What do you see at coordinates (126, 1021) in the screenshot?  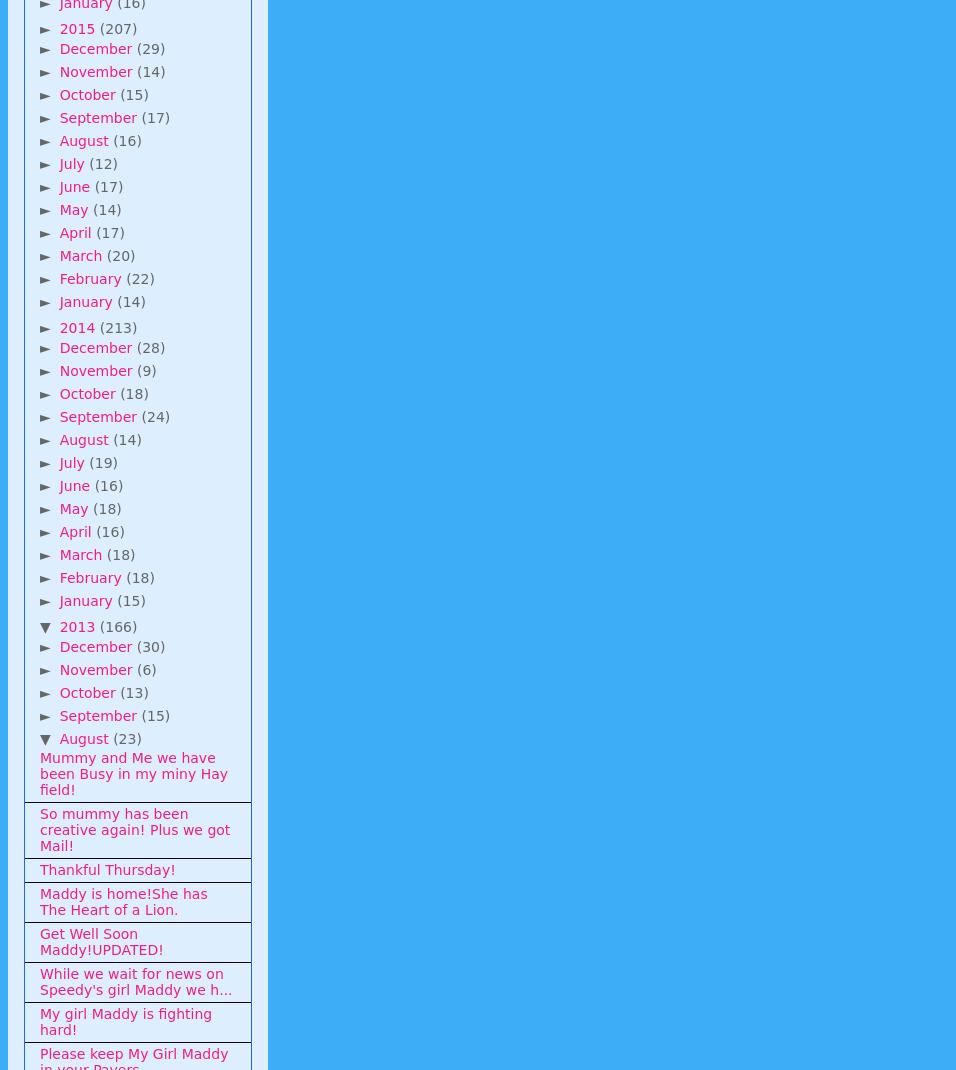 I see `'My girl Maddy is fighting hard!'` at bounding box center [126, 1021].